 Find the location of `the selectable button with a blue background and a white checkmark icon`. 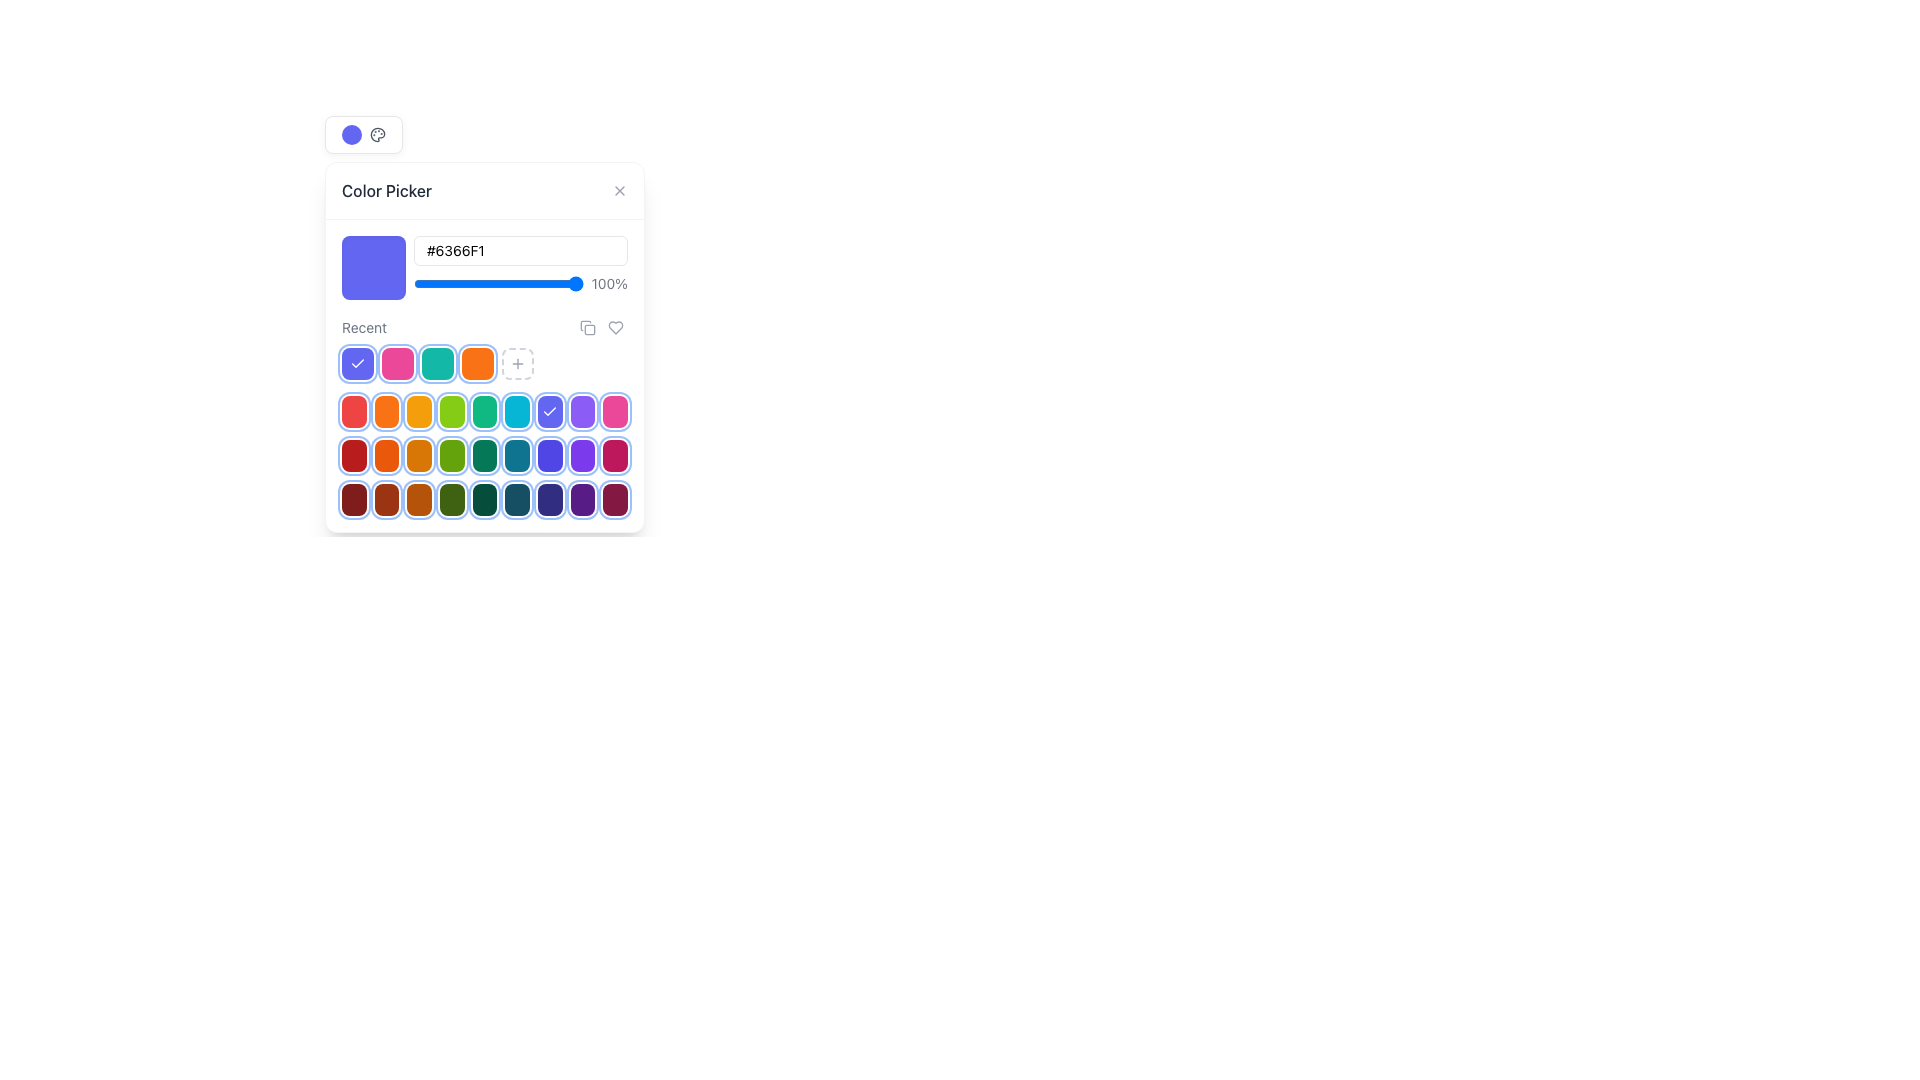

the selectable button with a blue background and a white checkmark icon is located at coordinates (550, 411).